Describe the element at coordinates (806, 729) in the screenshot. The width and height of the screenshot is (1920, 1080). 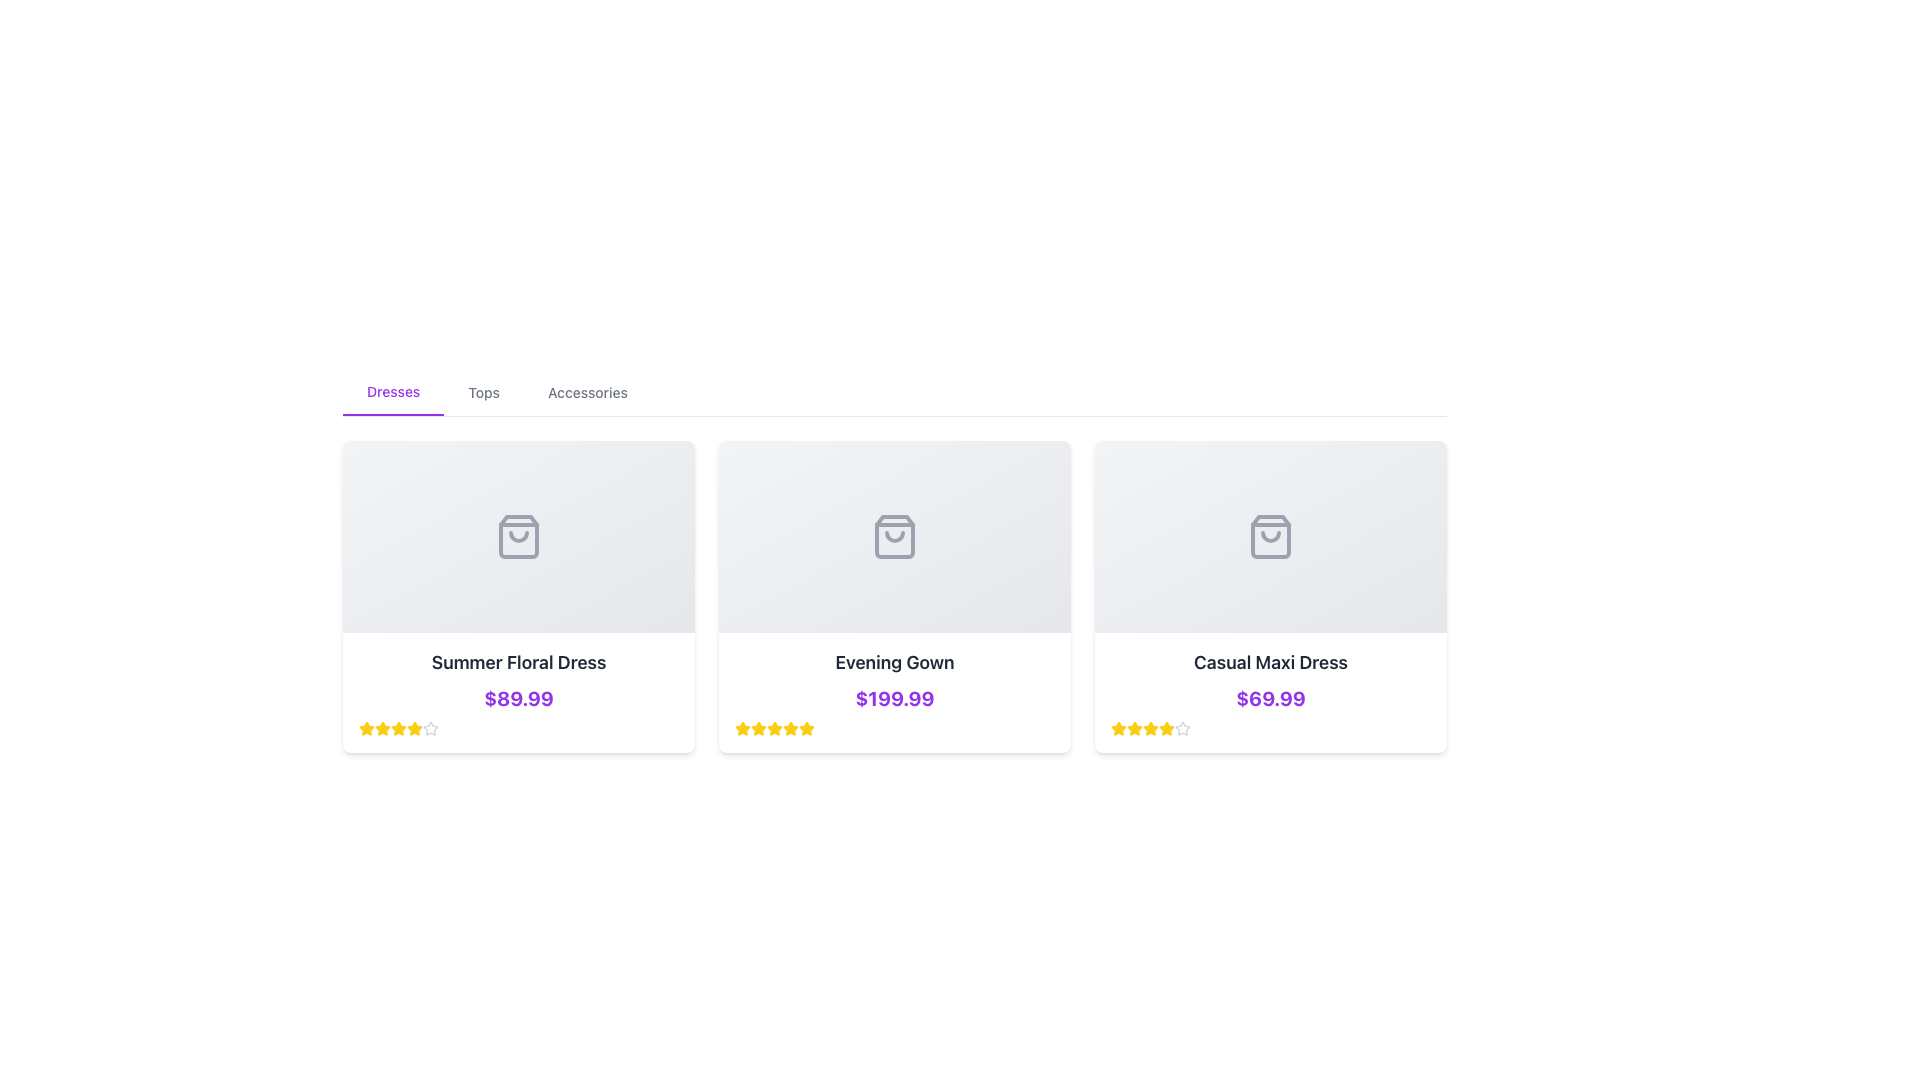
I see `the fifth star icon used for product rating, located below the price of the middle product card in the interface` at that location.